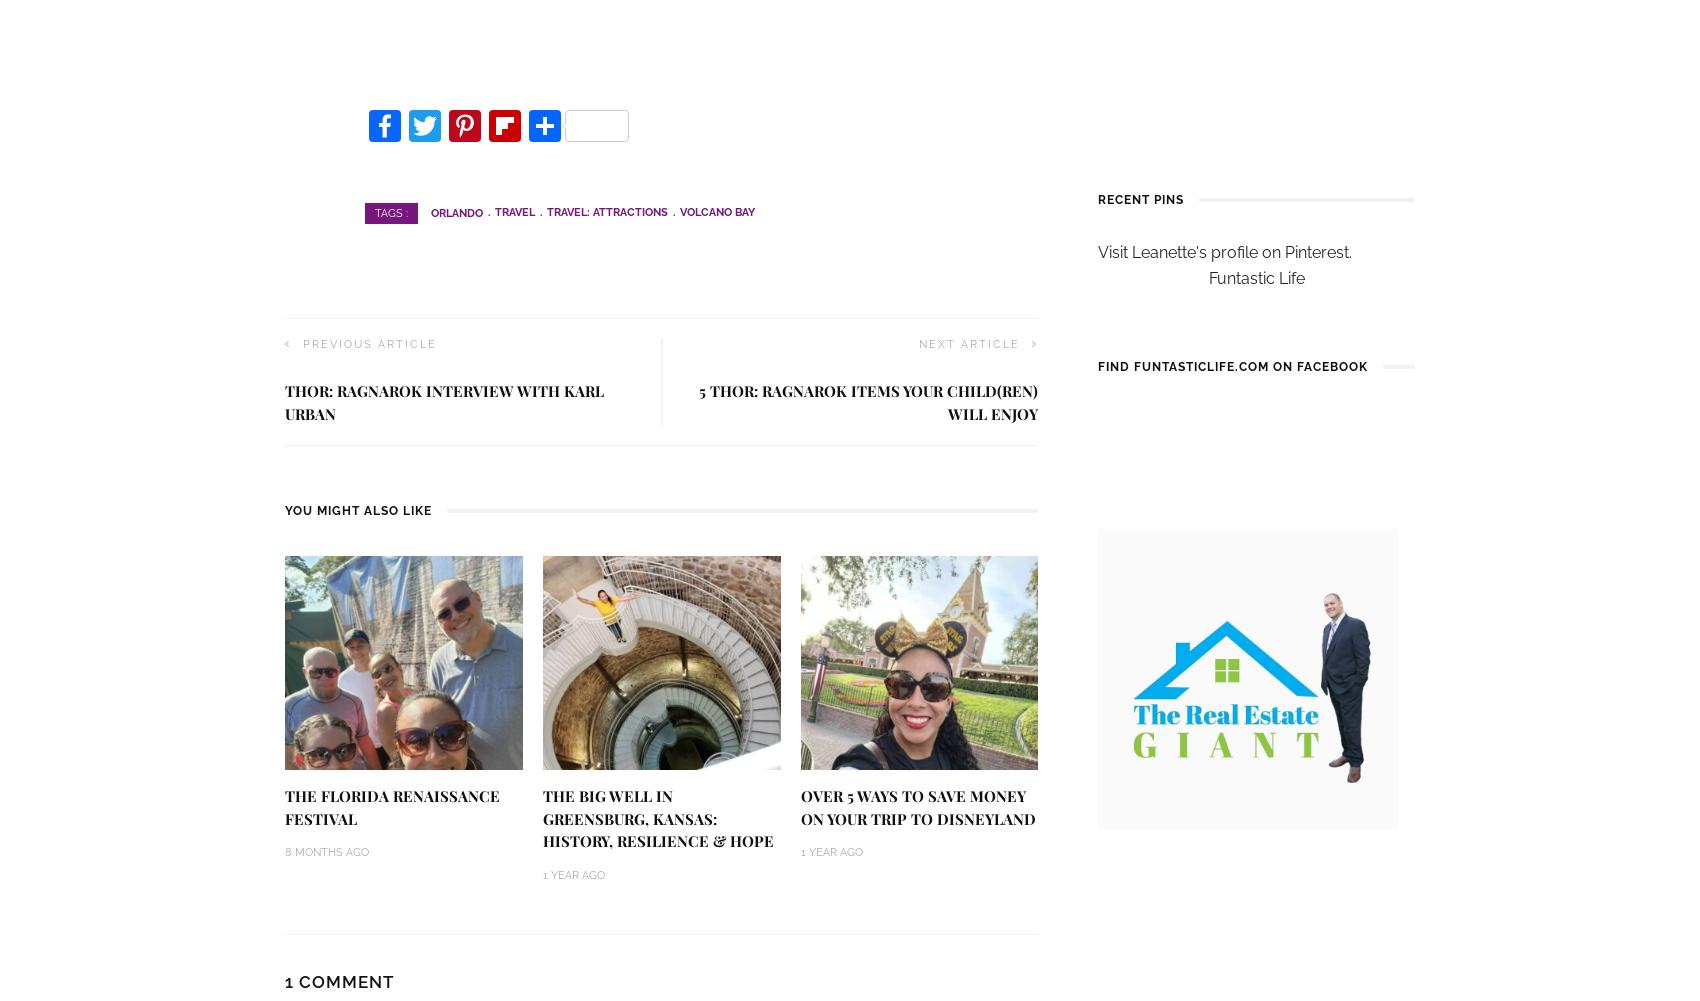 The height and width of the screenshot is (1001, 1700). Describe the element at coordinates (302, 344) in the screenshot. I see `'previous article'` at that location.